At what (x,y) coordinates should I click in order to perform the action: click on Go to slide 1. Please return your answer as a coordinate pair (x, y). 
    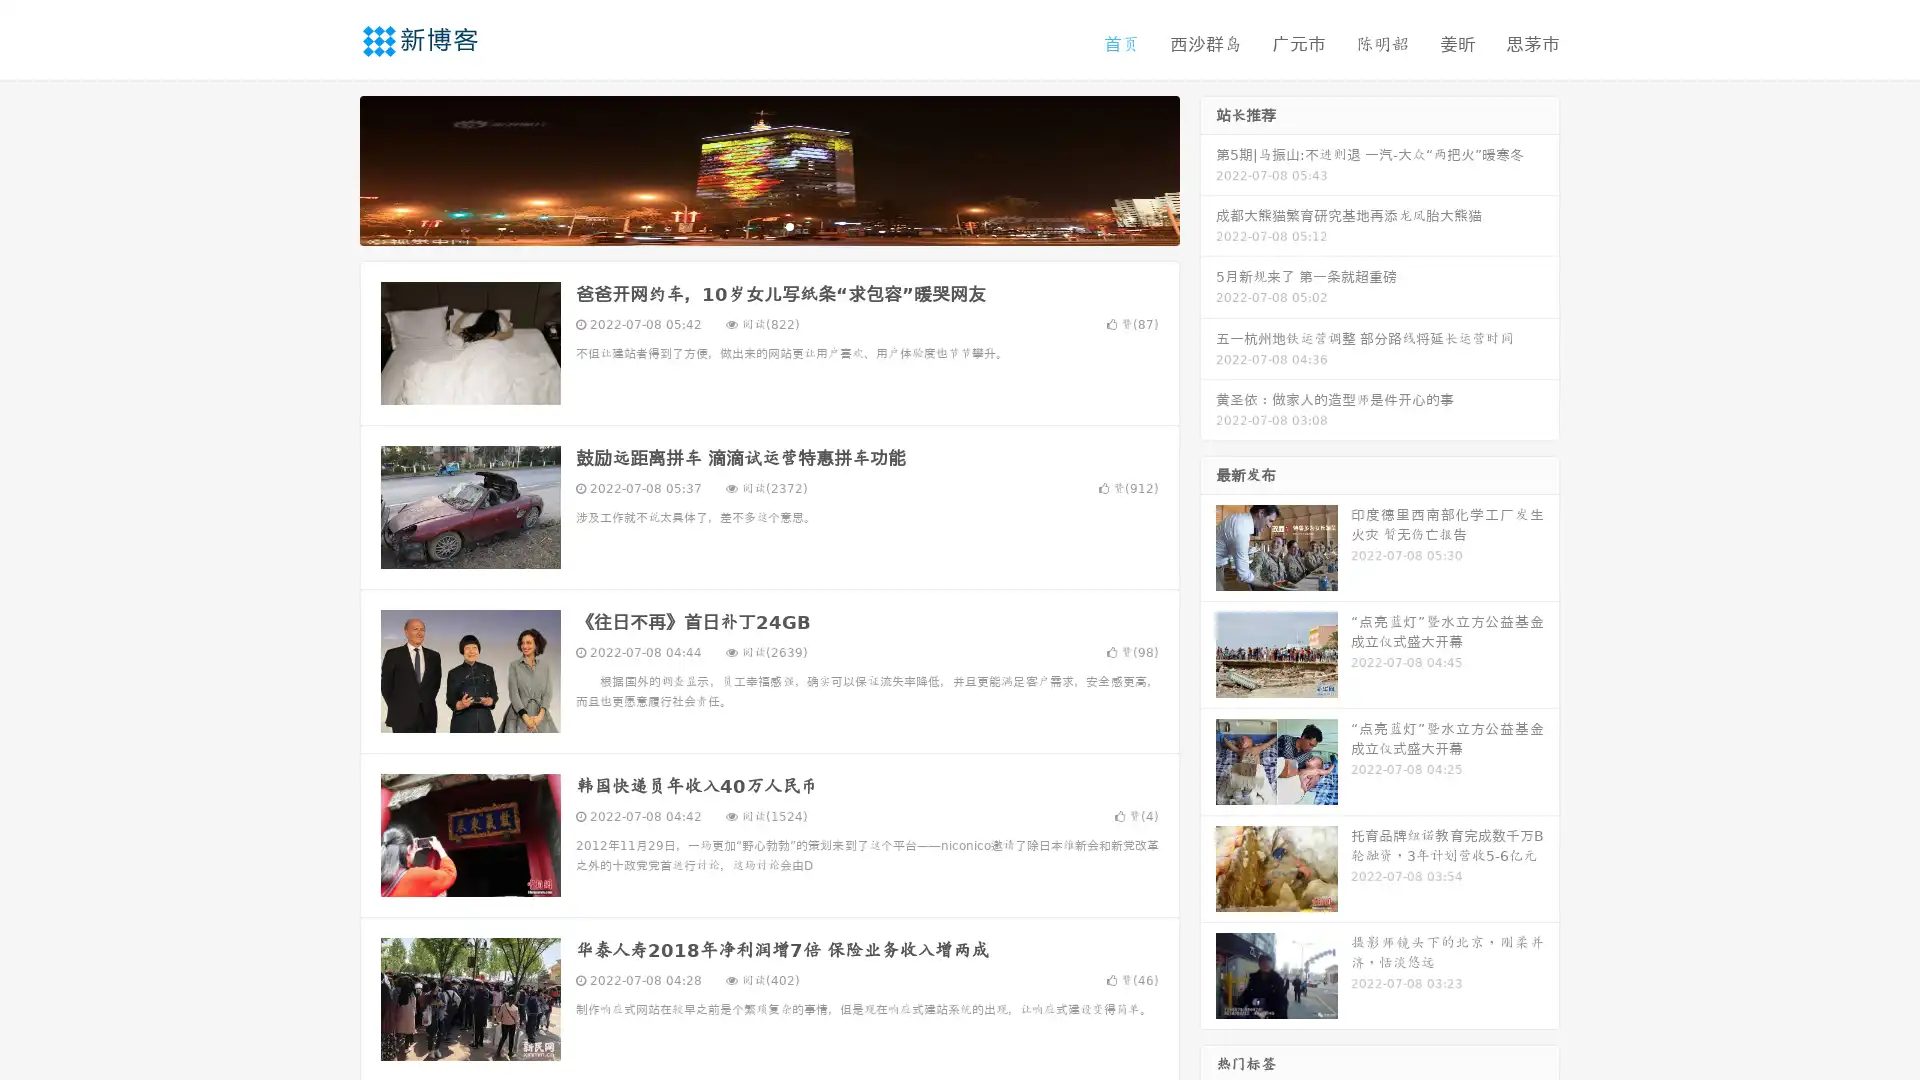
    Looking at the image, I should click on (748, 225).